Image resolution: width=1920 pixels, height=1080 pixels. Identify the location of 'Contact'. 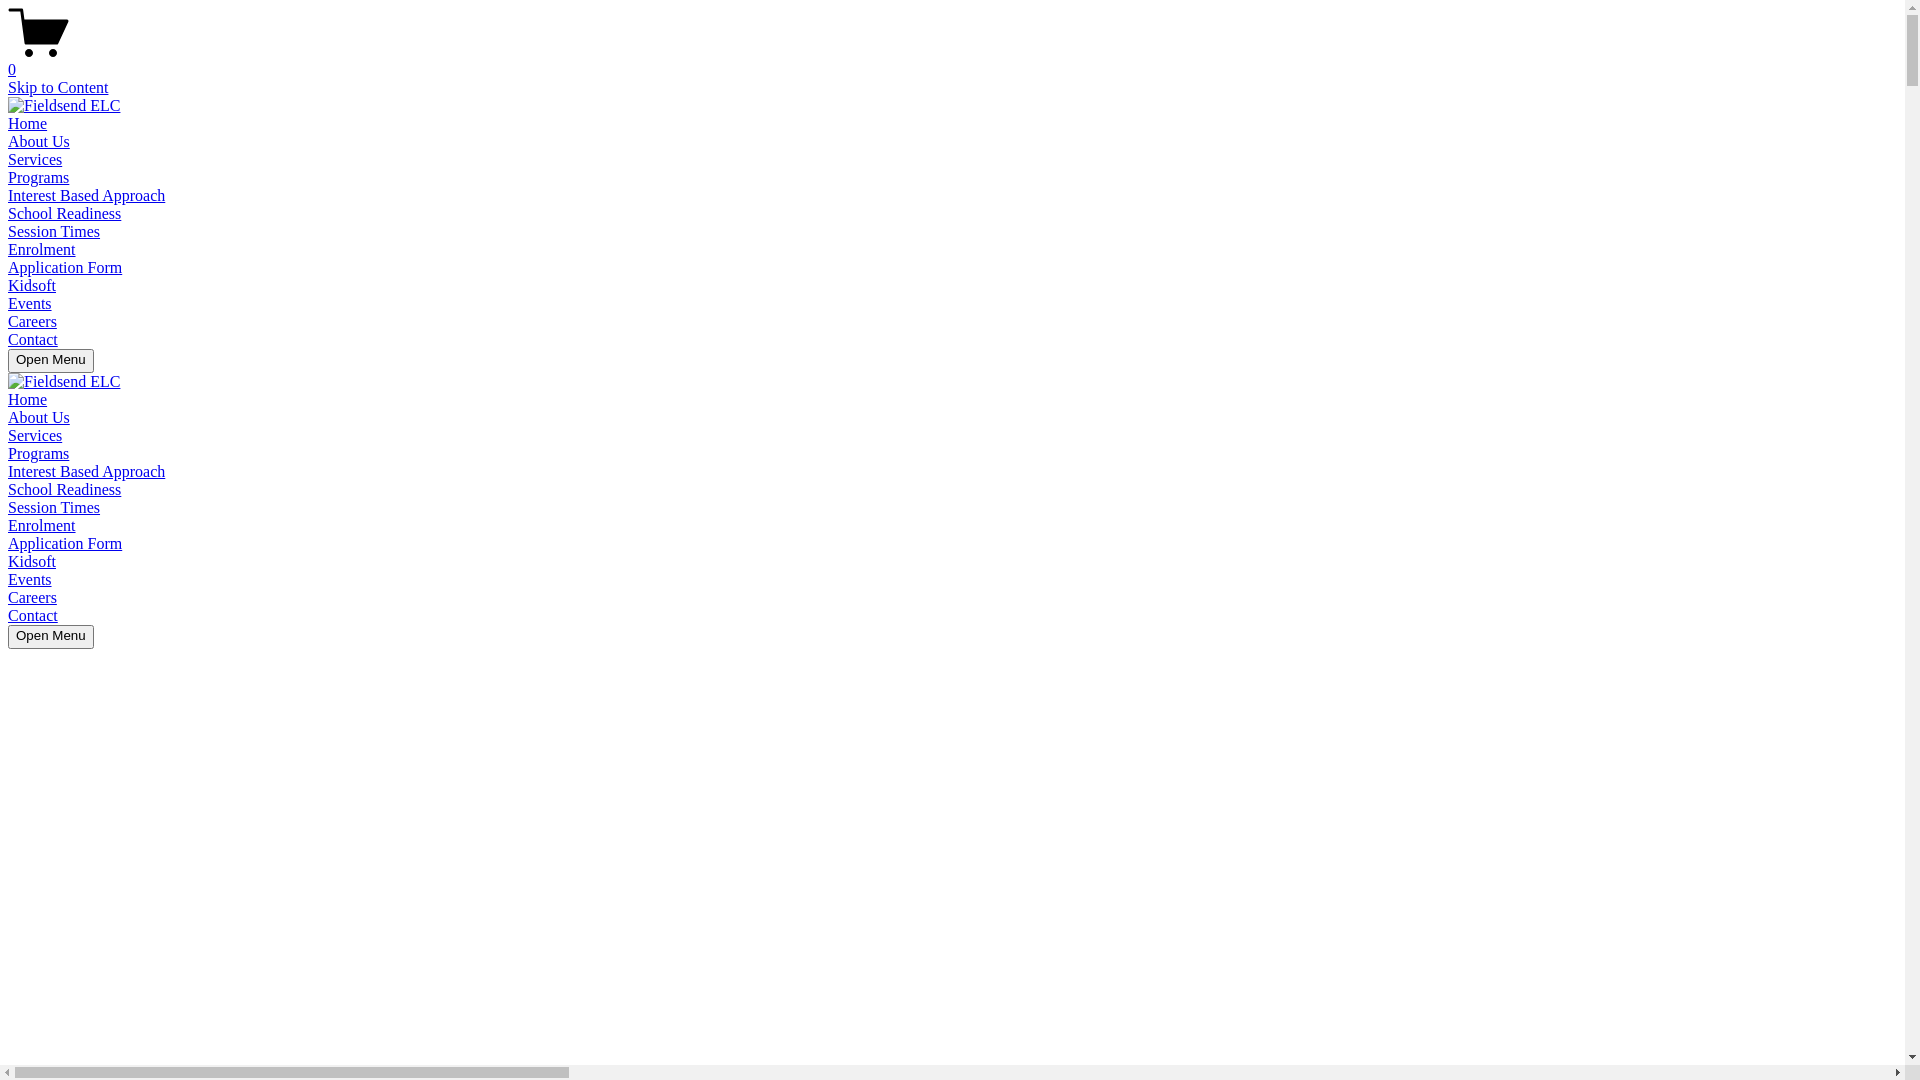
(33, 614).